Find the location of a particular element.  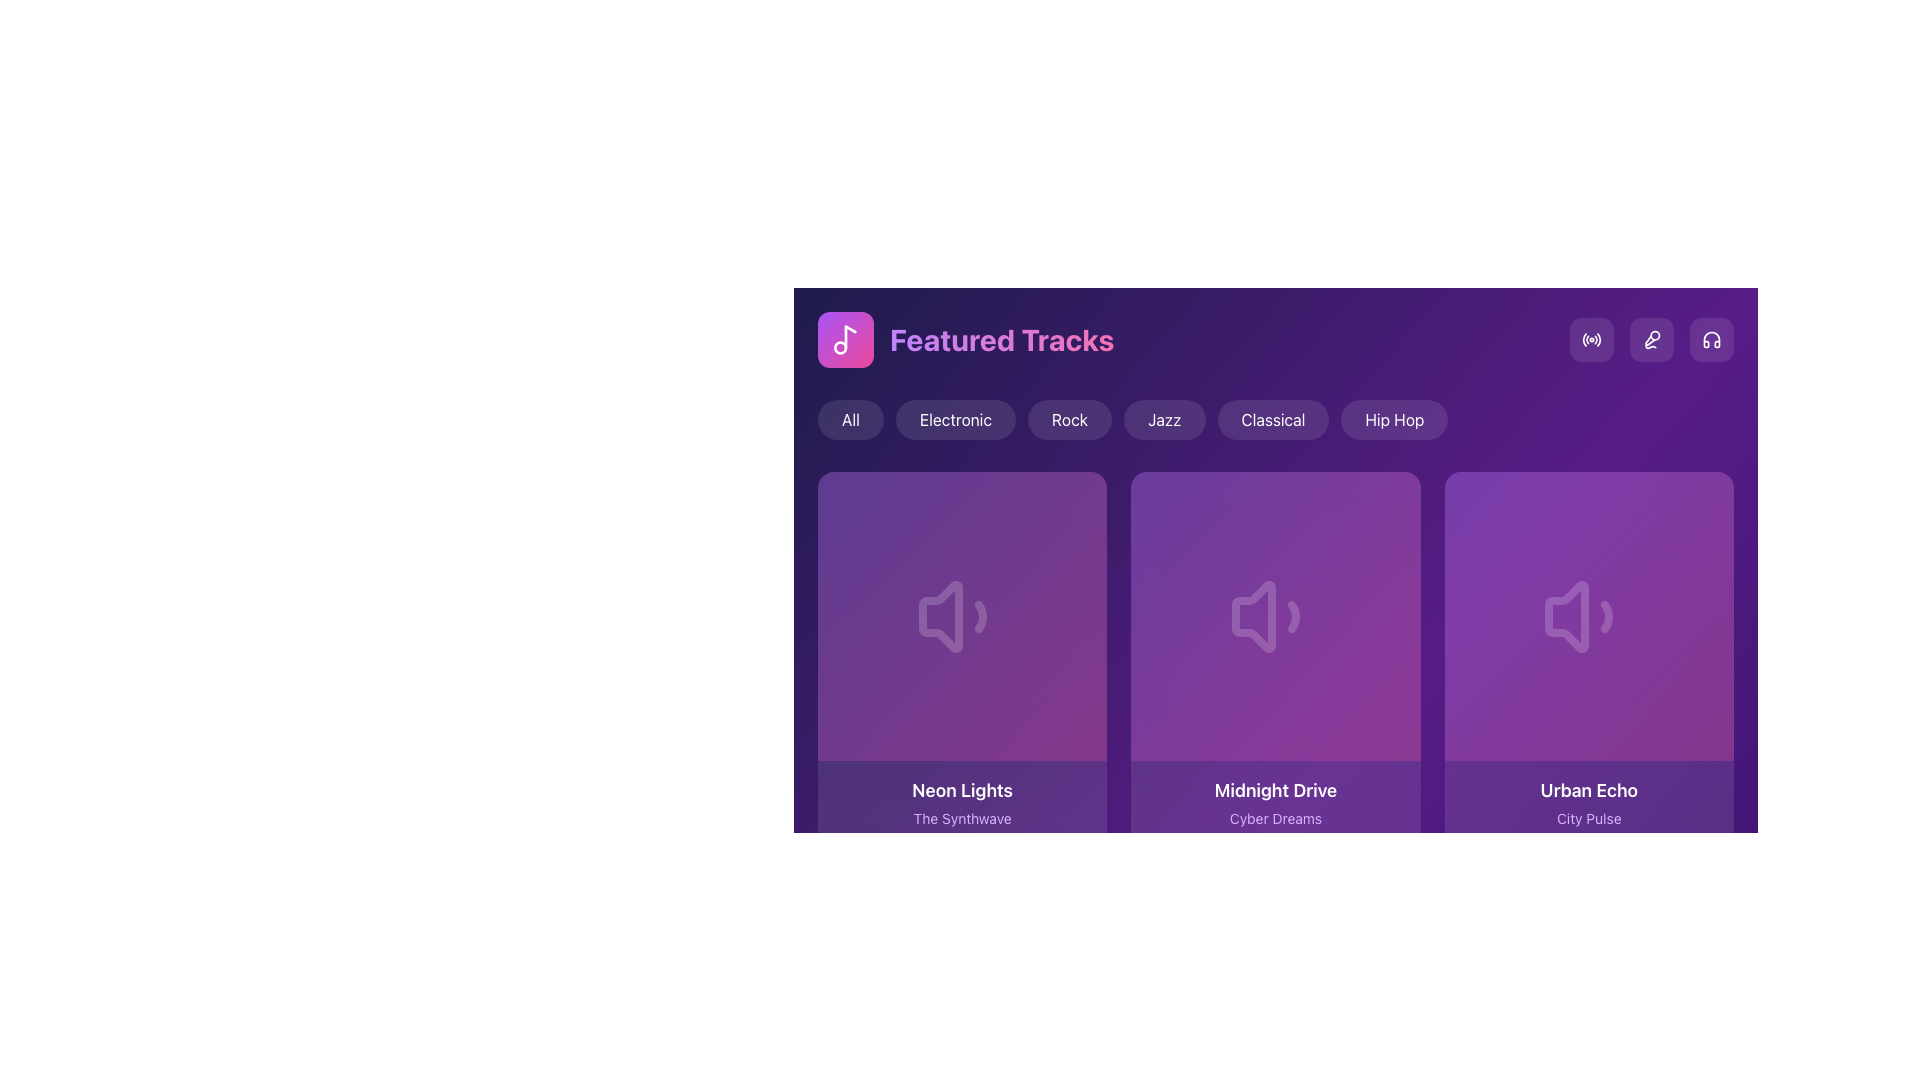

text block that identifies the music track titled 'Neon Lights' under the category 'The Synthwave', located in the first card under the 'Featured Tracks' section is located at coordinates (962, 802).